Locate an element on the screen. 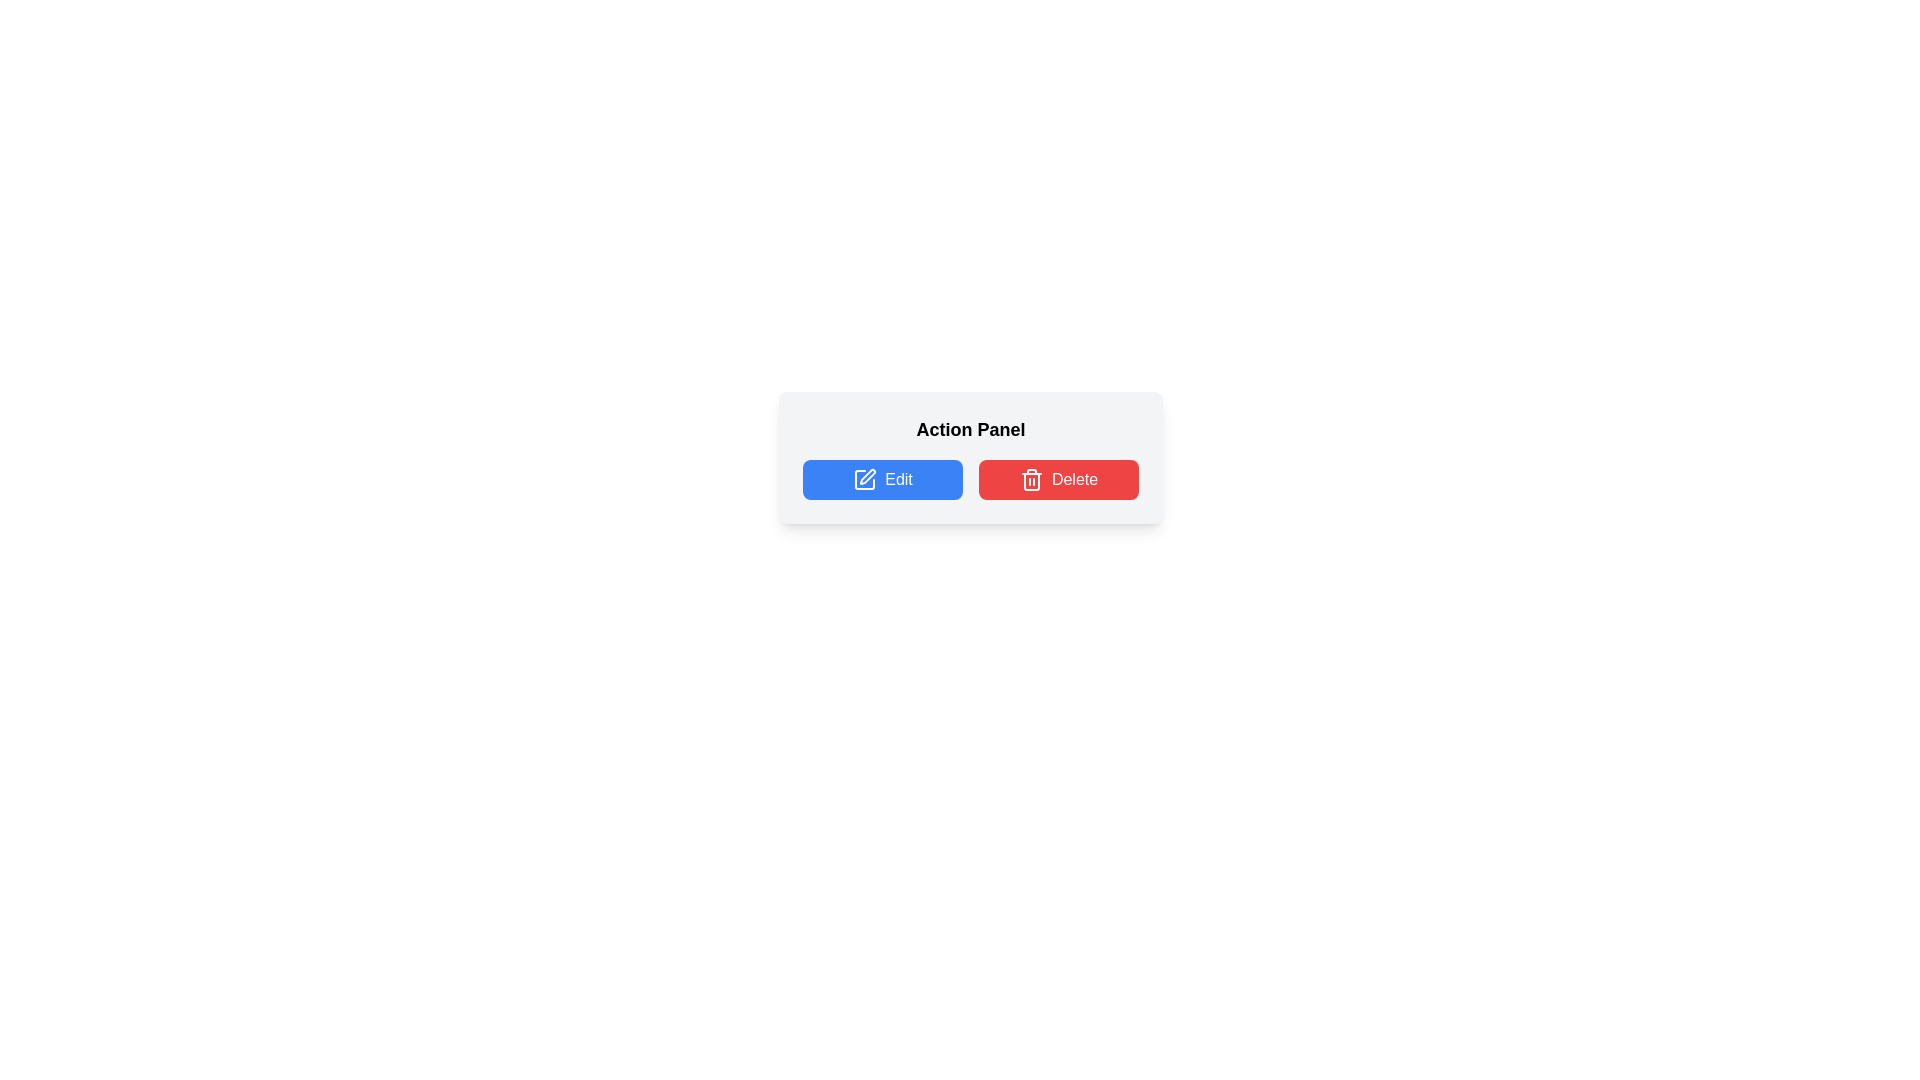  the edit icon within the blue button, which represents an editing action is located at coordinates (865, 479).